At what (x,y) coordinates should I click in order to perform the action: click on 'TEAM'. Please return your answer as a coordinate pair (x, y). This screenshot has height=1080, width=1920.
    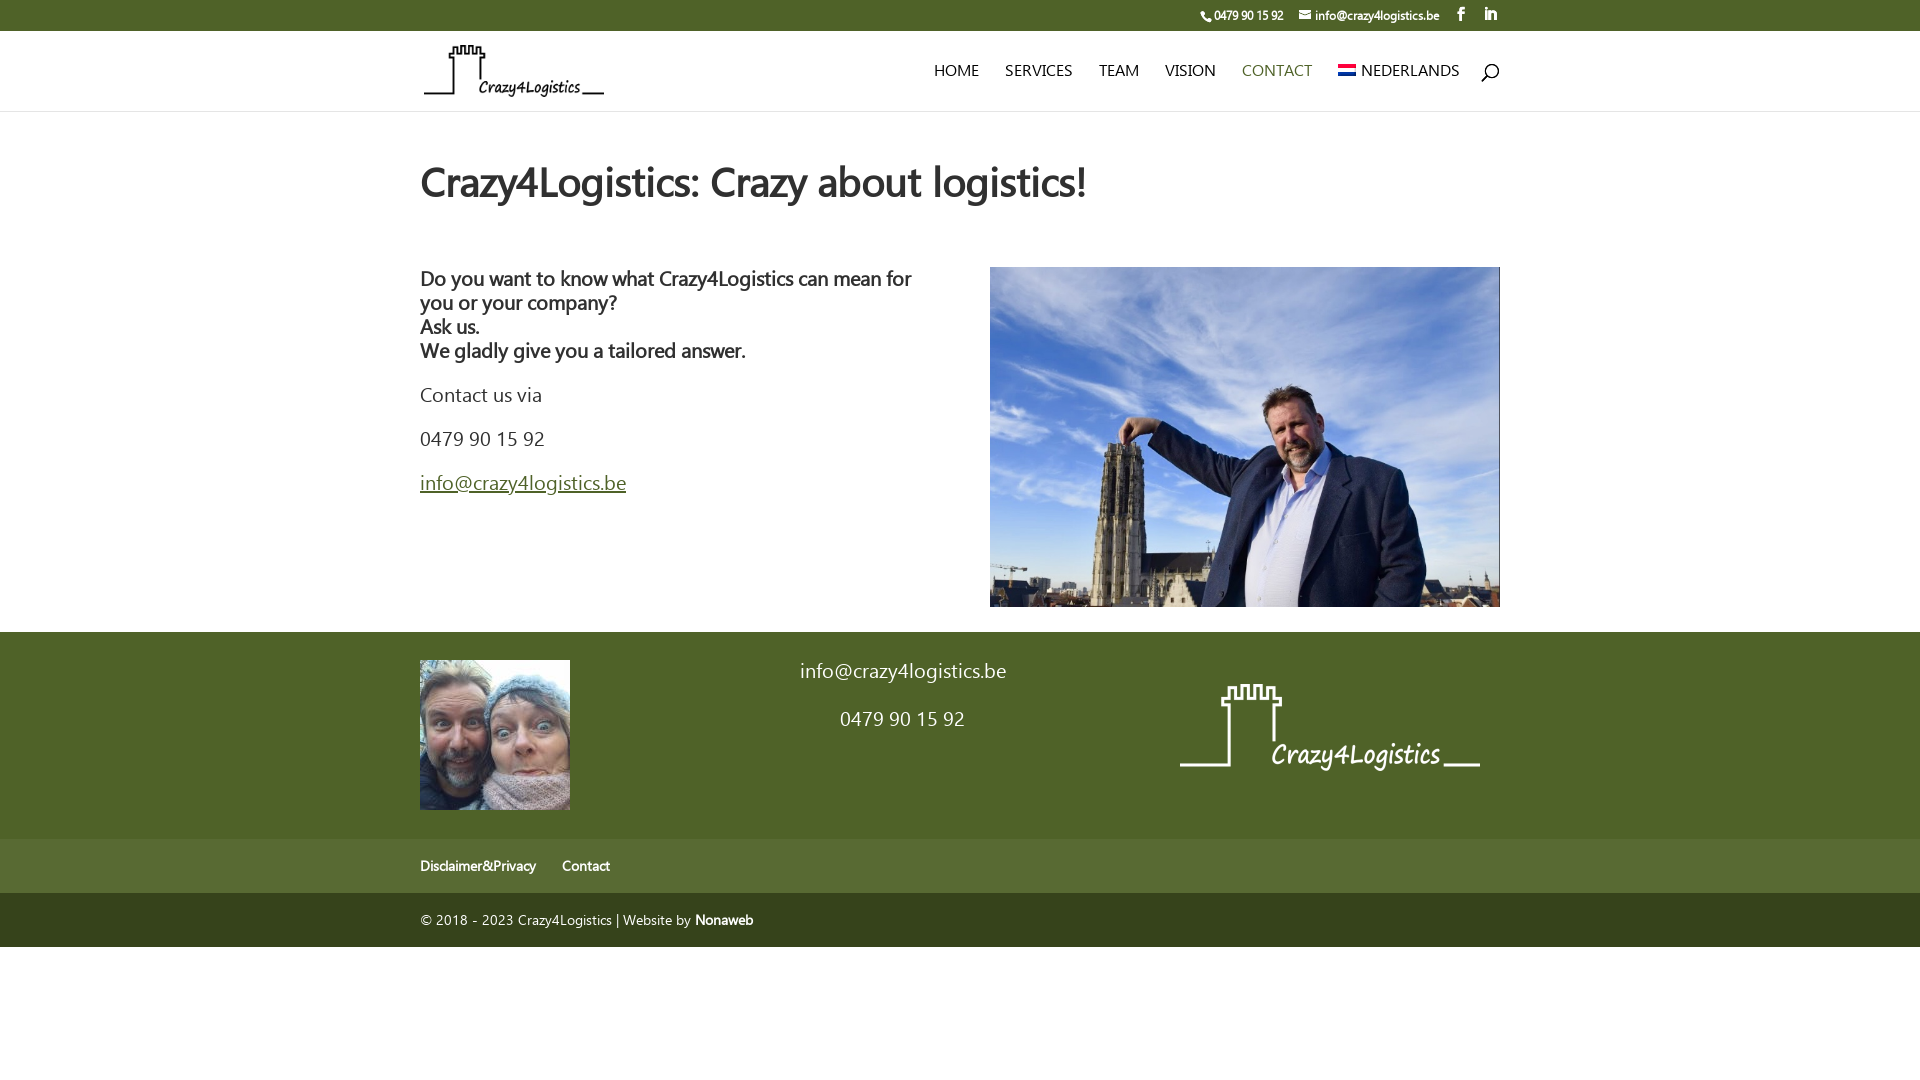
    Looking at the image, I should click on (1117, 86).